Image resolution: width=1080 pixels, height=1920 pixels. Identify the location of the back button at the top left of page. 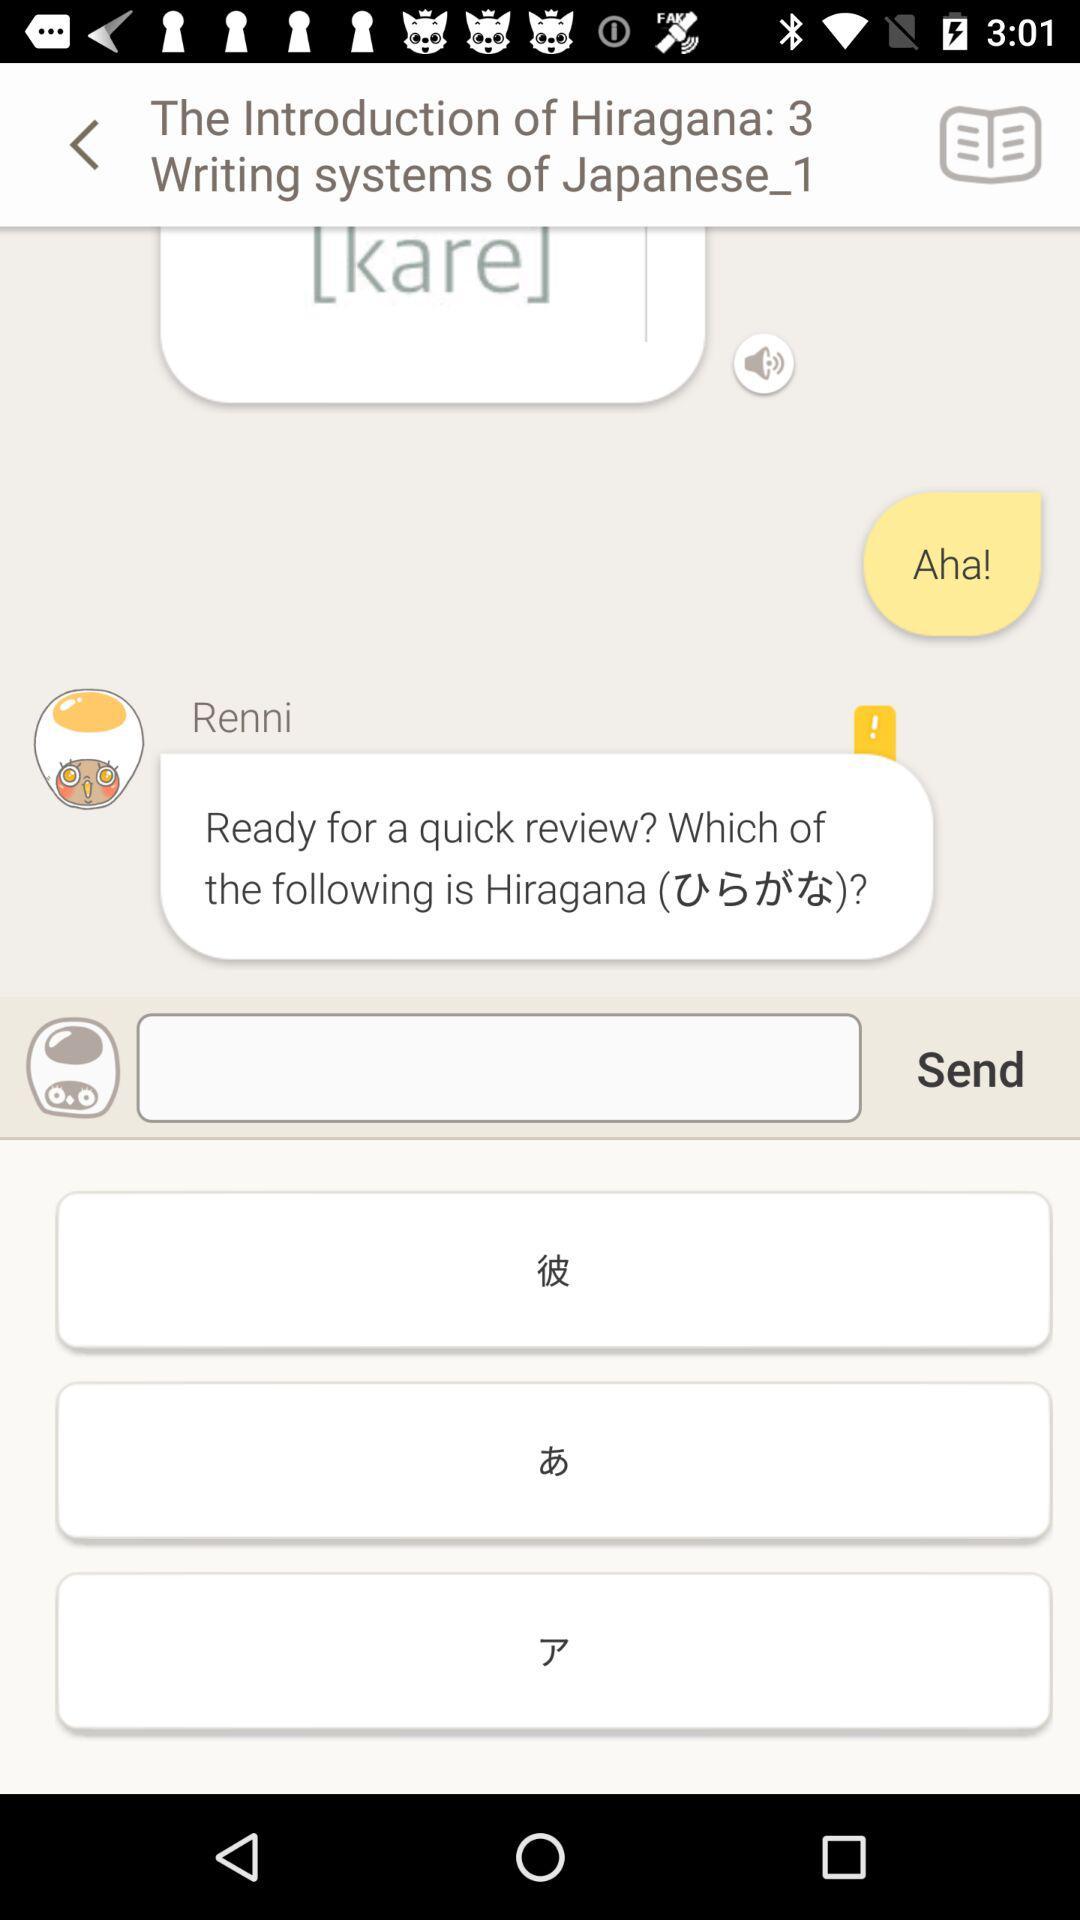
(87, 143).